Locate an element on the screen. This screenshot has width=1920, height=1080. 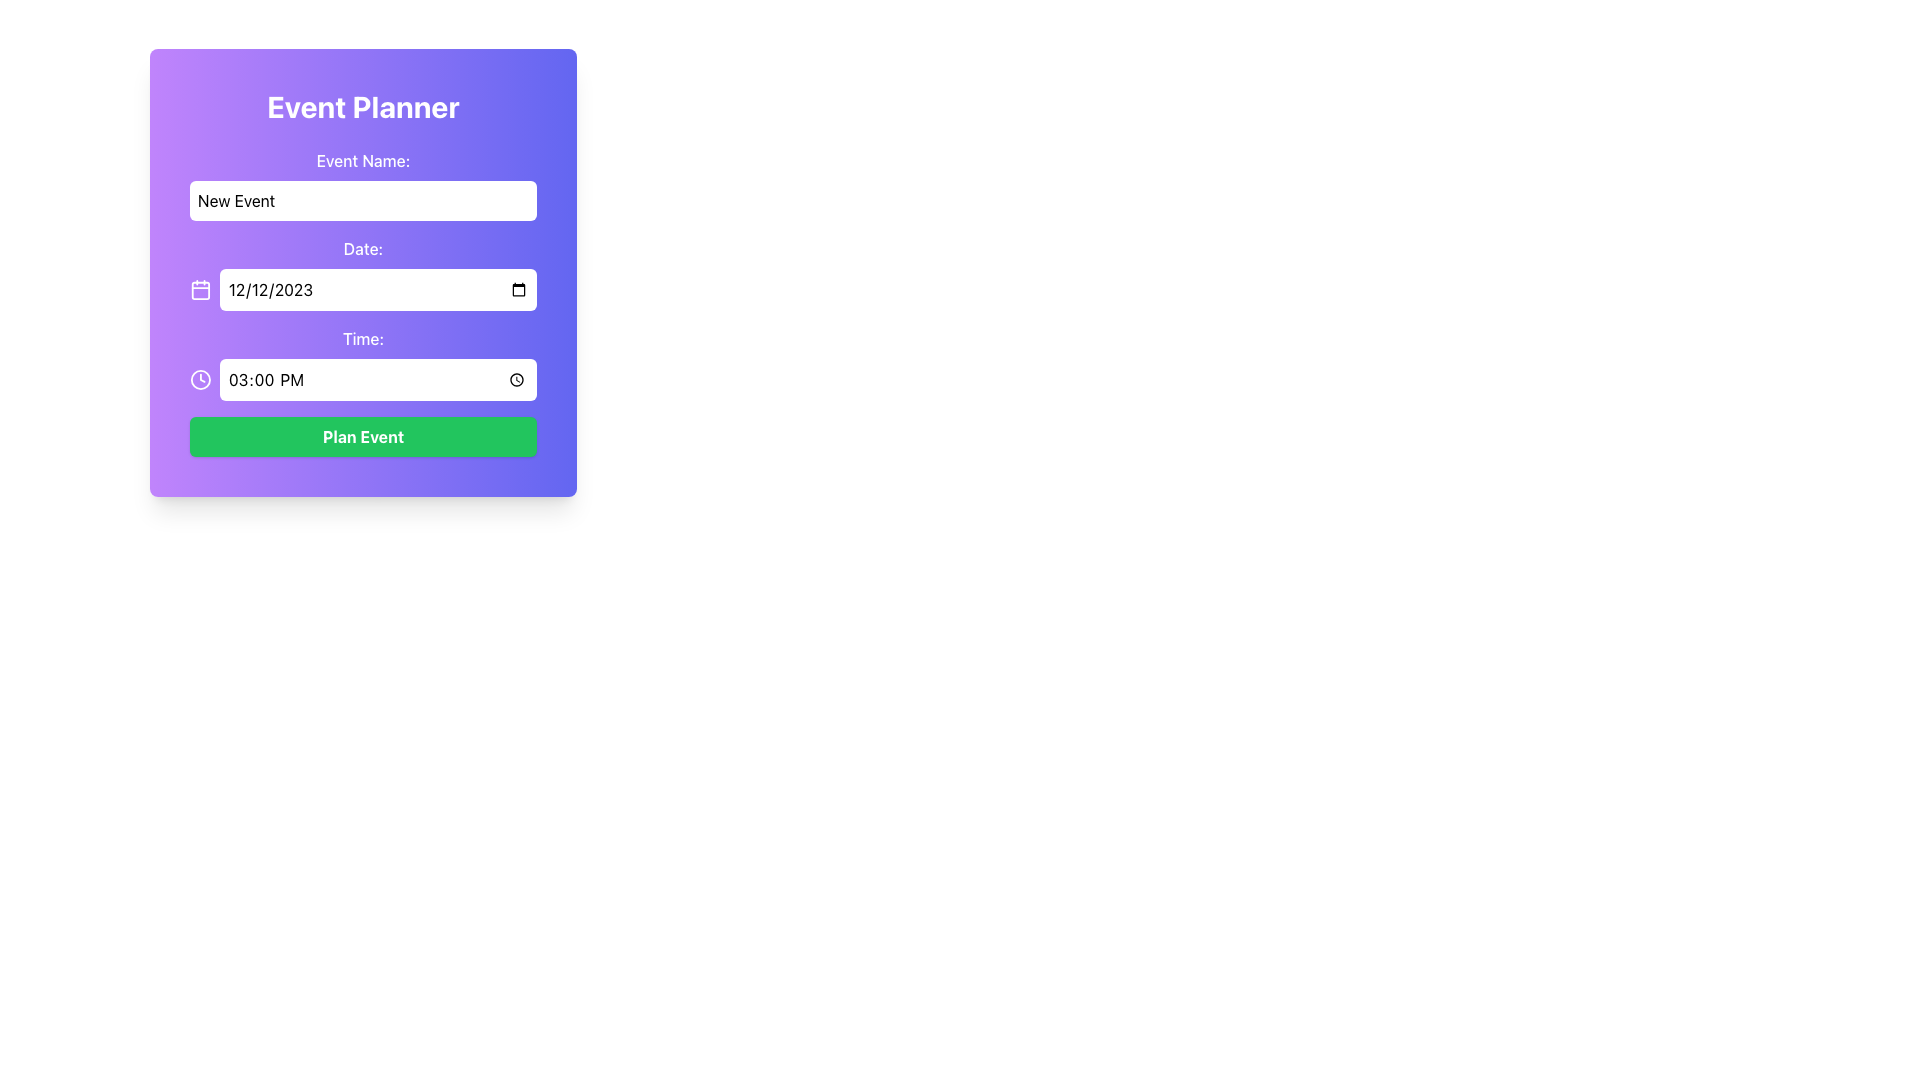
the Text Label indicating the field for entering the event's name, located above the 'New Event' input field is located at coordinates (363, 160).